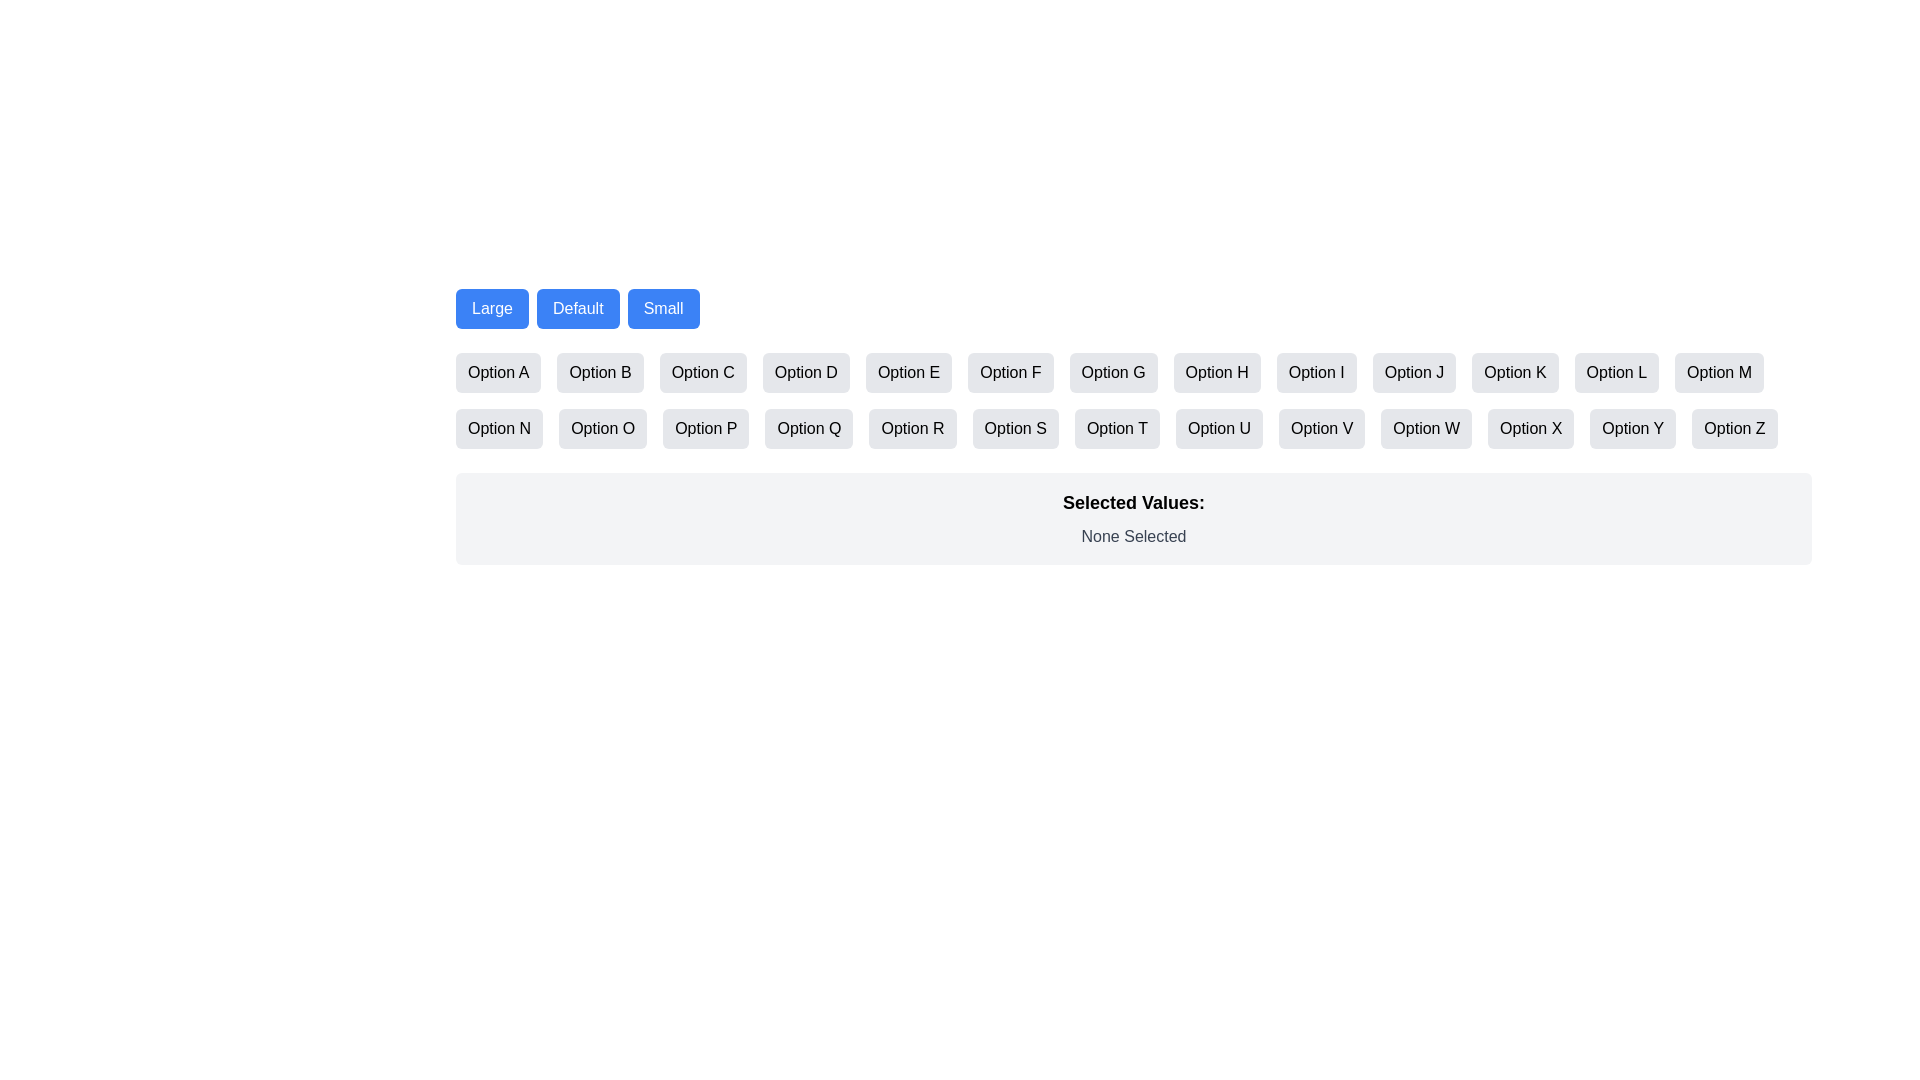 The width and height of the screenshot is (1920, 1080). What do you see at coordinates (1530, 427) in the screenshot?
I see `the button labeled 'Option X'` at bounding box center [1530, 427].